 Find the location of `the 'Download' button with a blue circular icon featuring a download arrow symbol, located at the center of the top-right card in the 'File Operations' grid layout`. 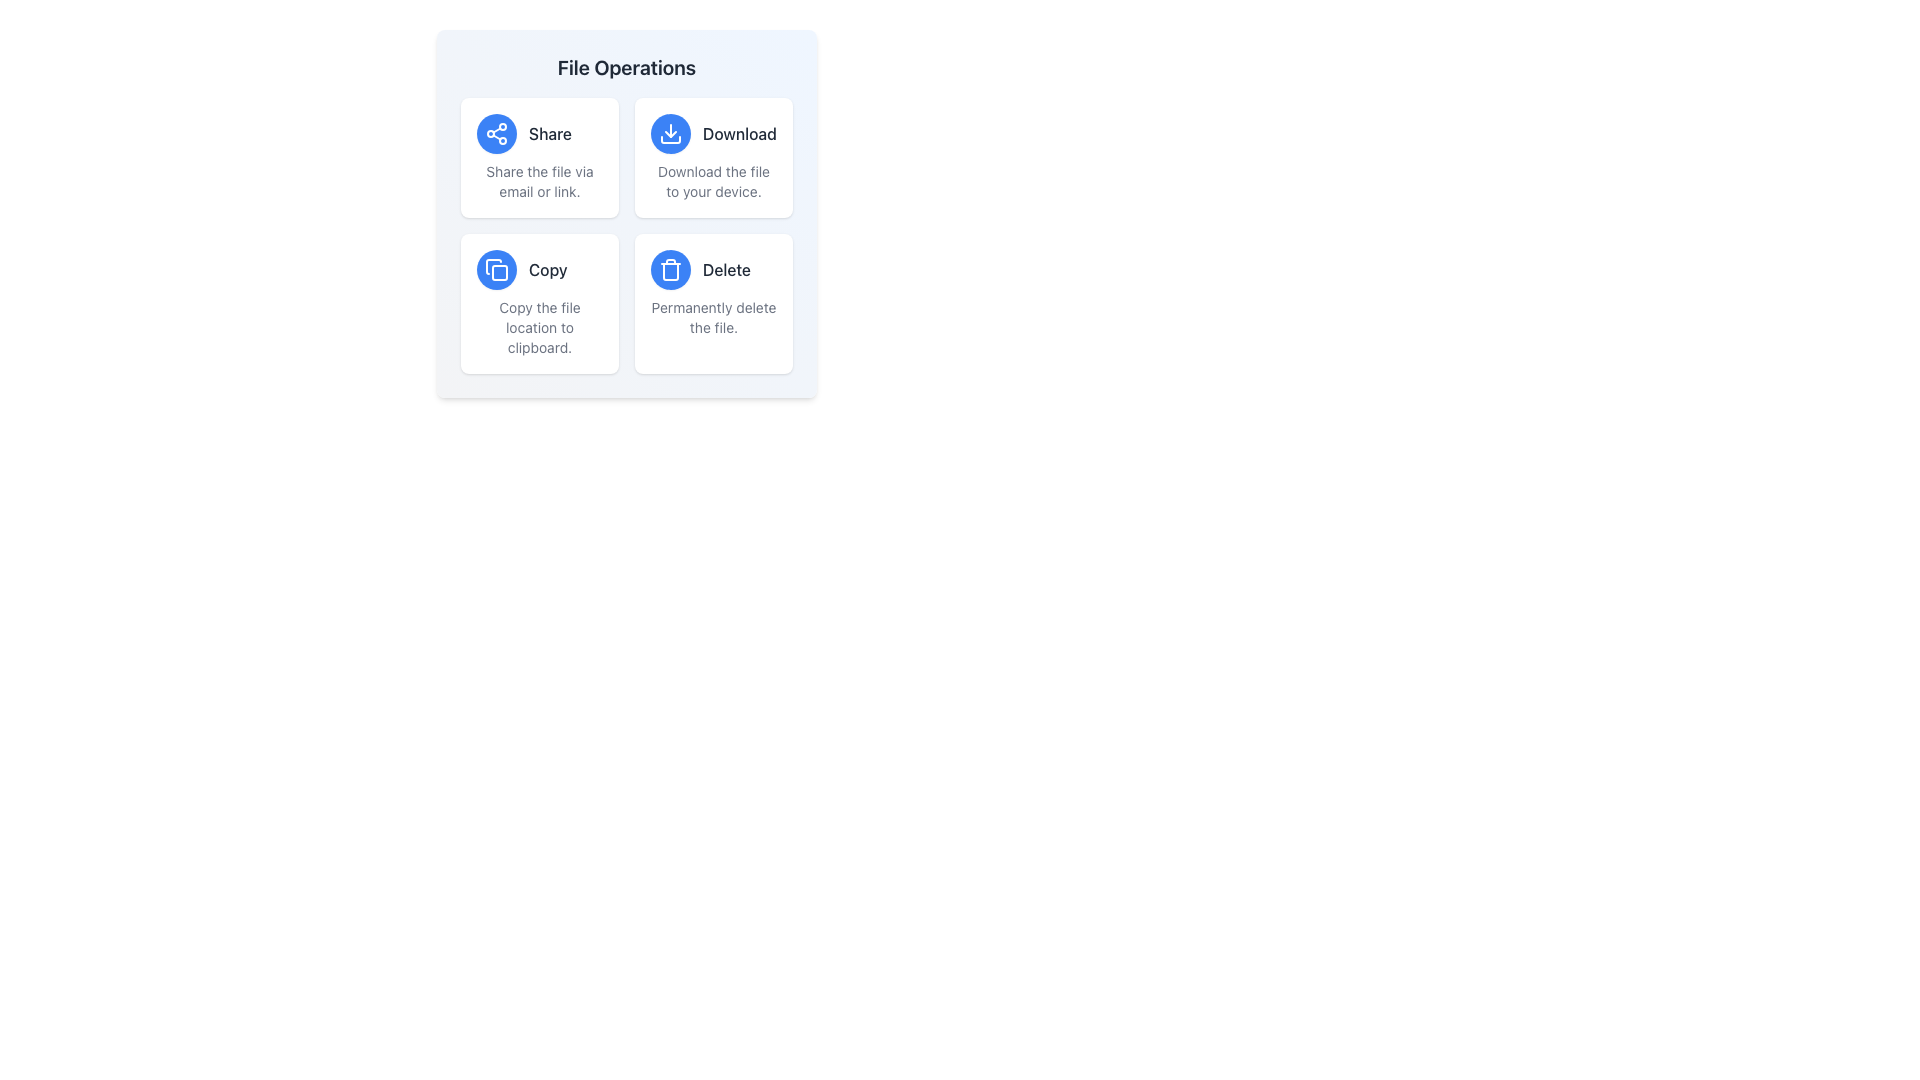

the 'Download' button with a blue circular icon featuring a download arrow symbol, located at the center of the top-right card in the 'File Operations' grid layout is located at coordinates (714, 134).